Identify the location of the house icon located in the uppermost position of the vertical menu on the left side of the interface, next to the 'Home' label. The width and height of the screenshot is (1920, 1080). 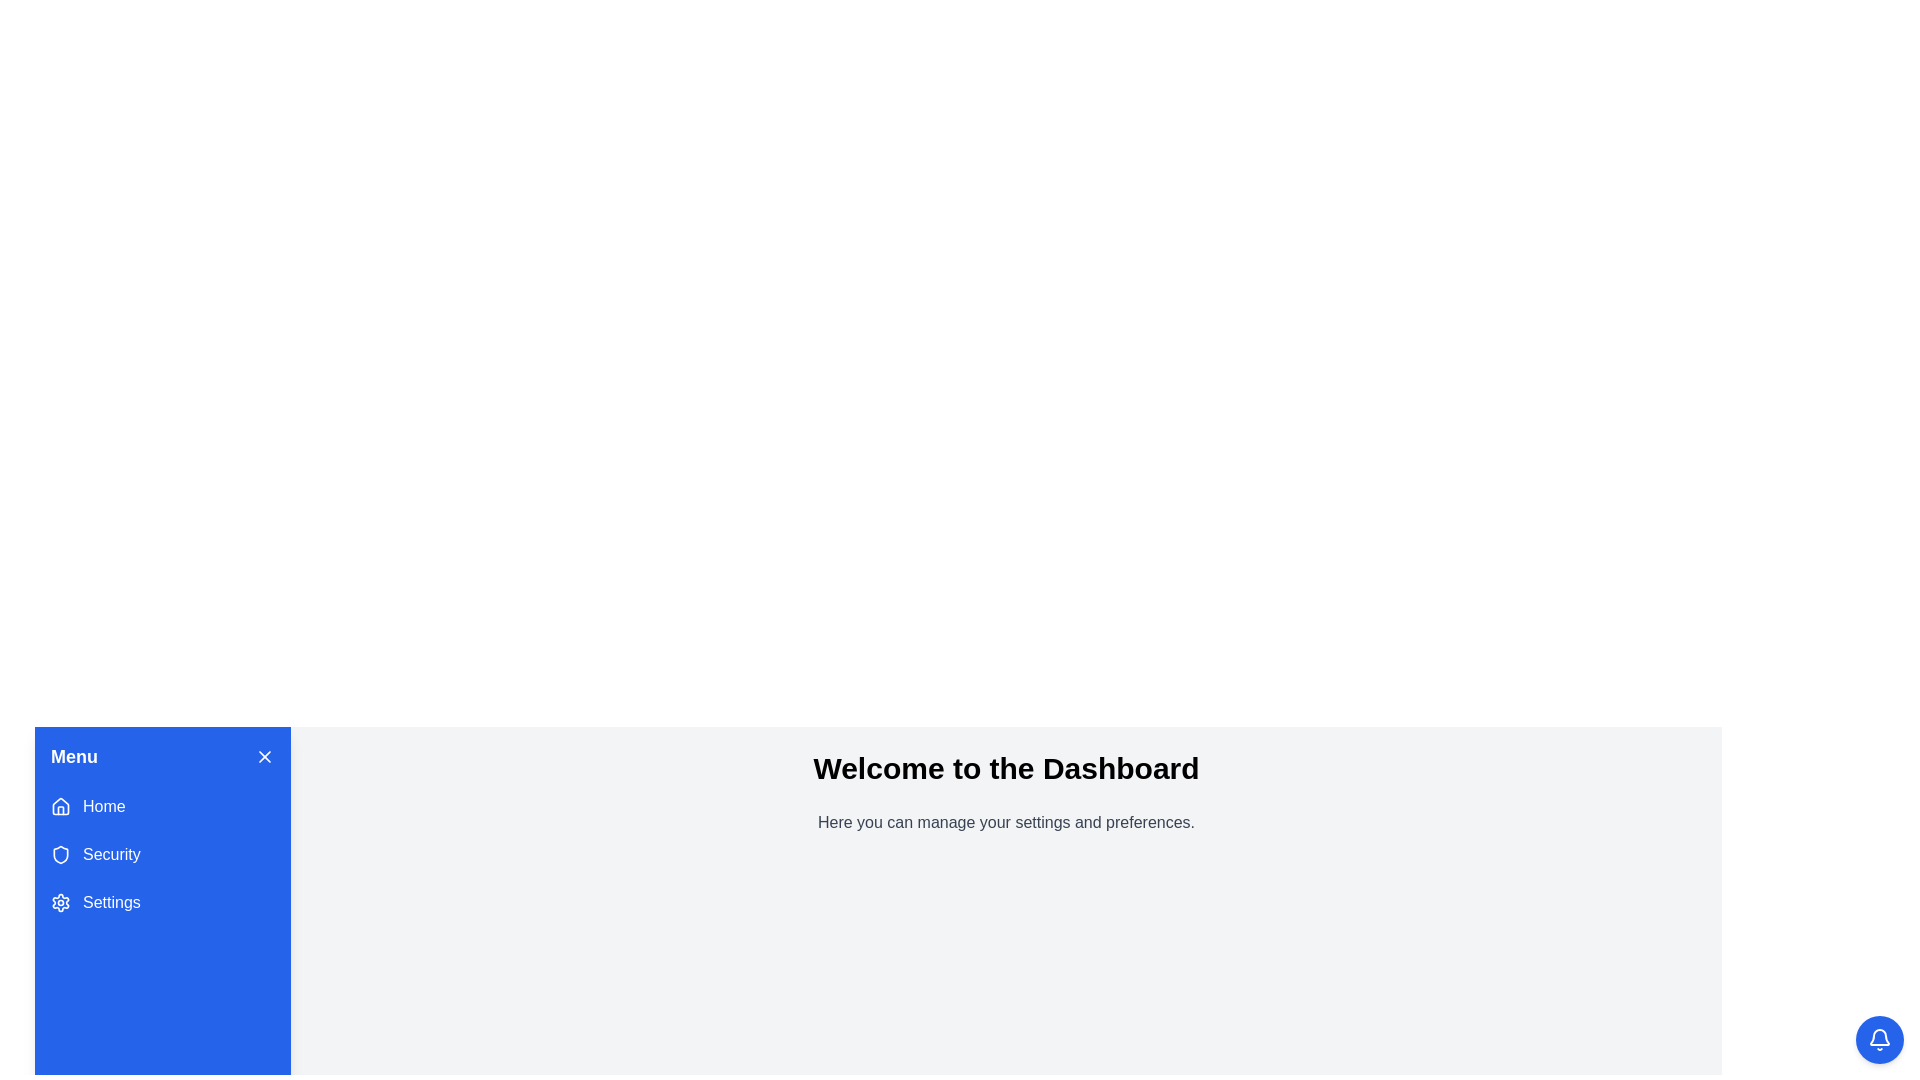
(61, 805).